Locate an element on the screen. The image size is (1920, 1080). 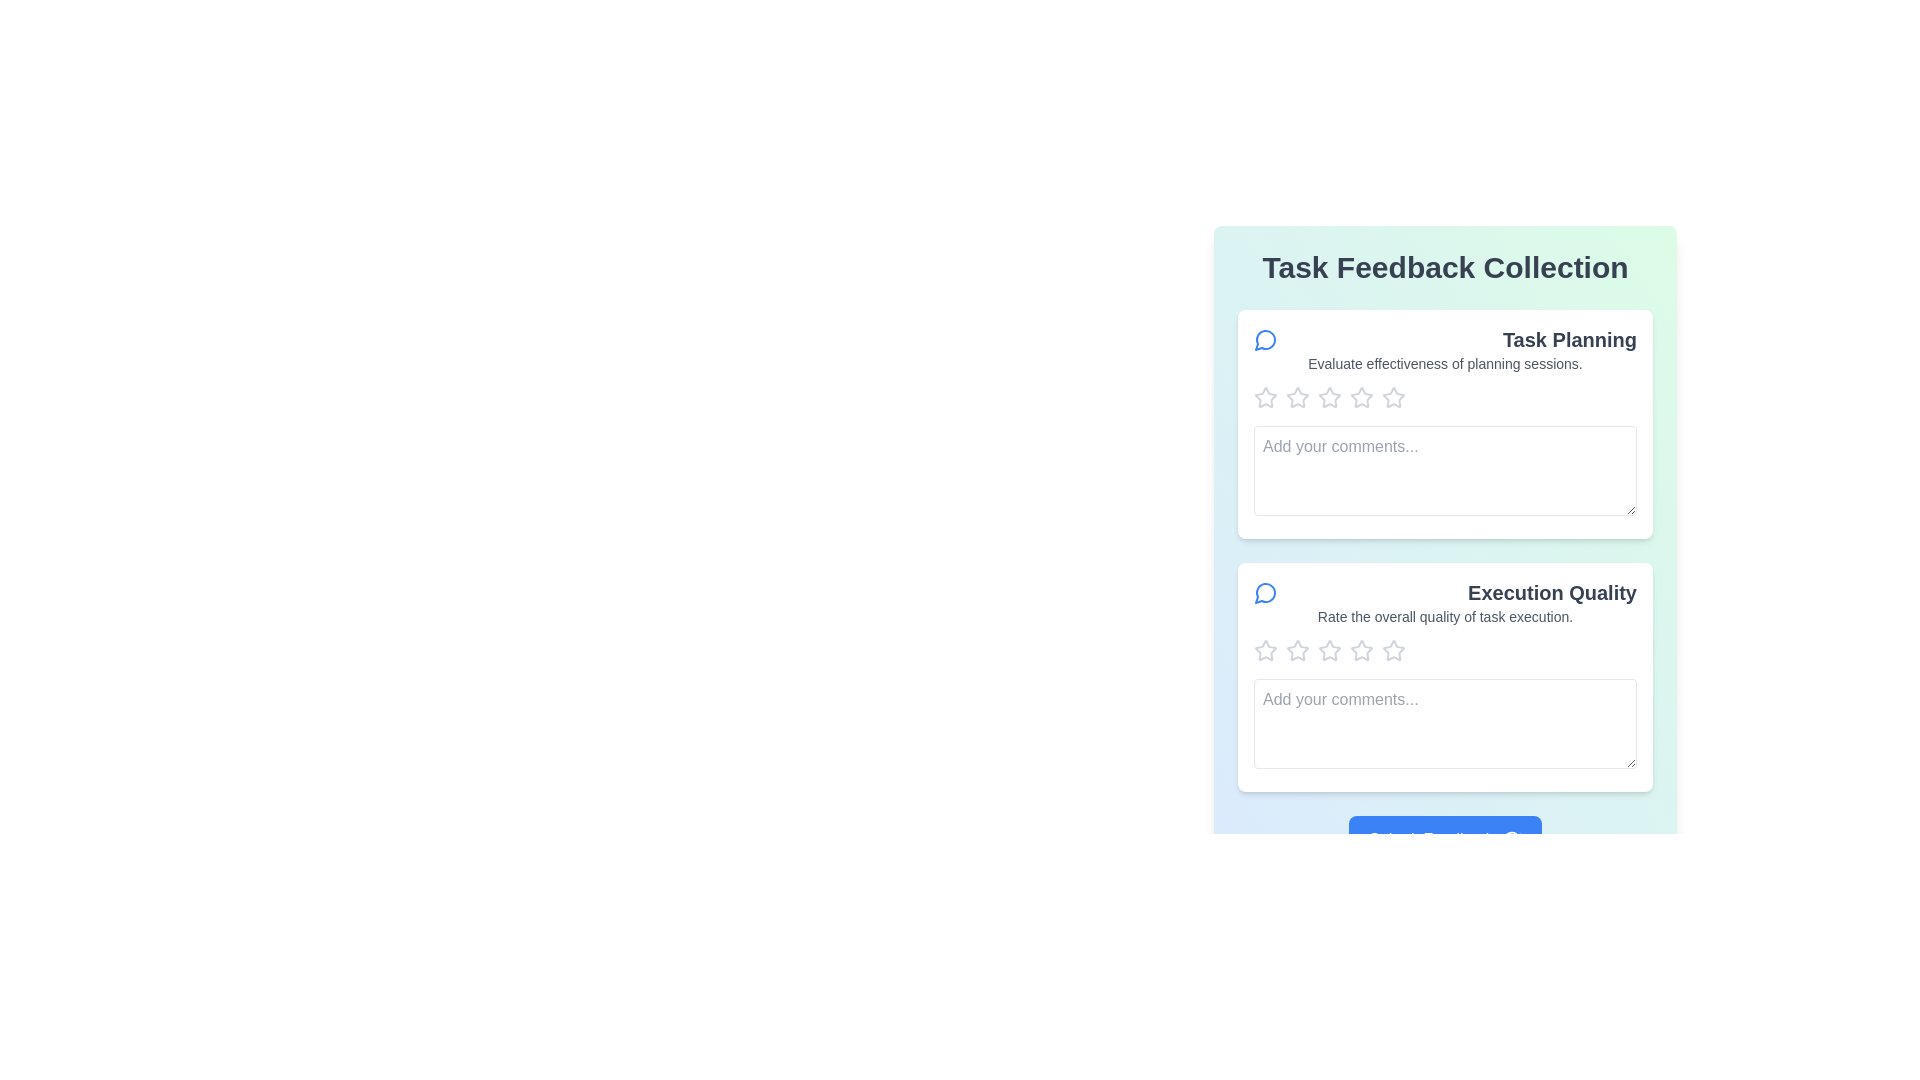
the first star icon in the 5-star rating row under the 'Execution Quality' section is located at coordinates (1265, 651).